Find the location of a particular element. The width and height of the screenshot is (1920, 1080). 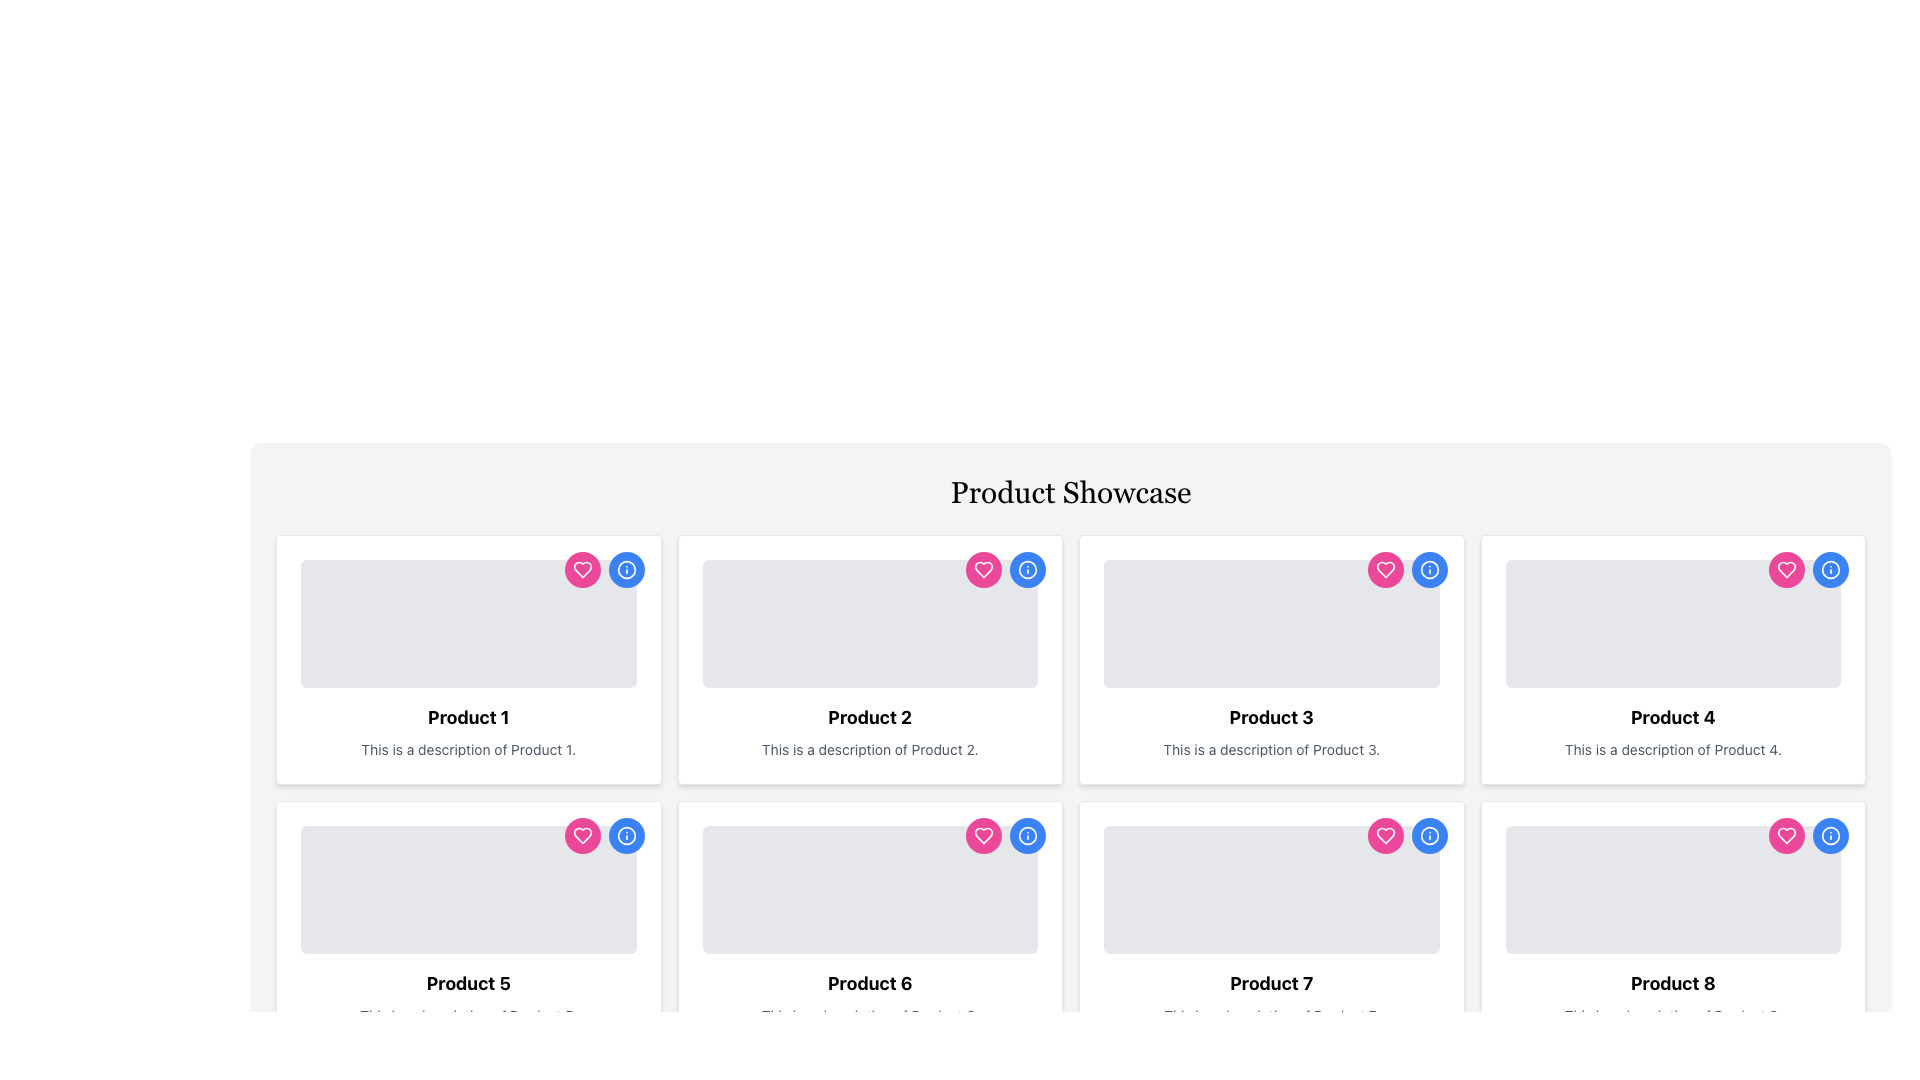

the information icon button located in the top-right corner of the 'Product 8' card is located at coordinates (1830, 836).